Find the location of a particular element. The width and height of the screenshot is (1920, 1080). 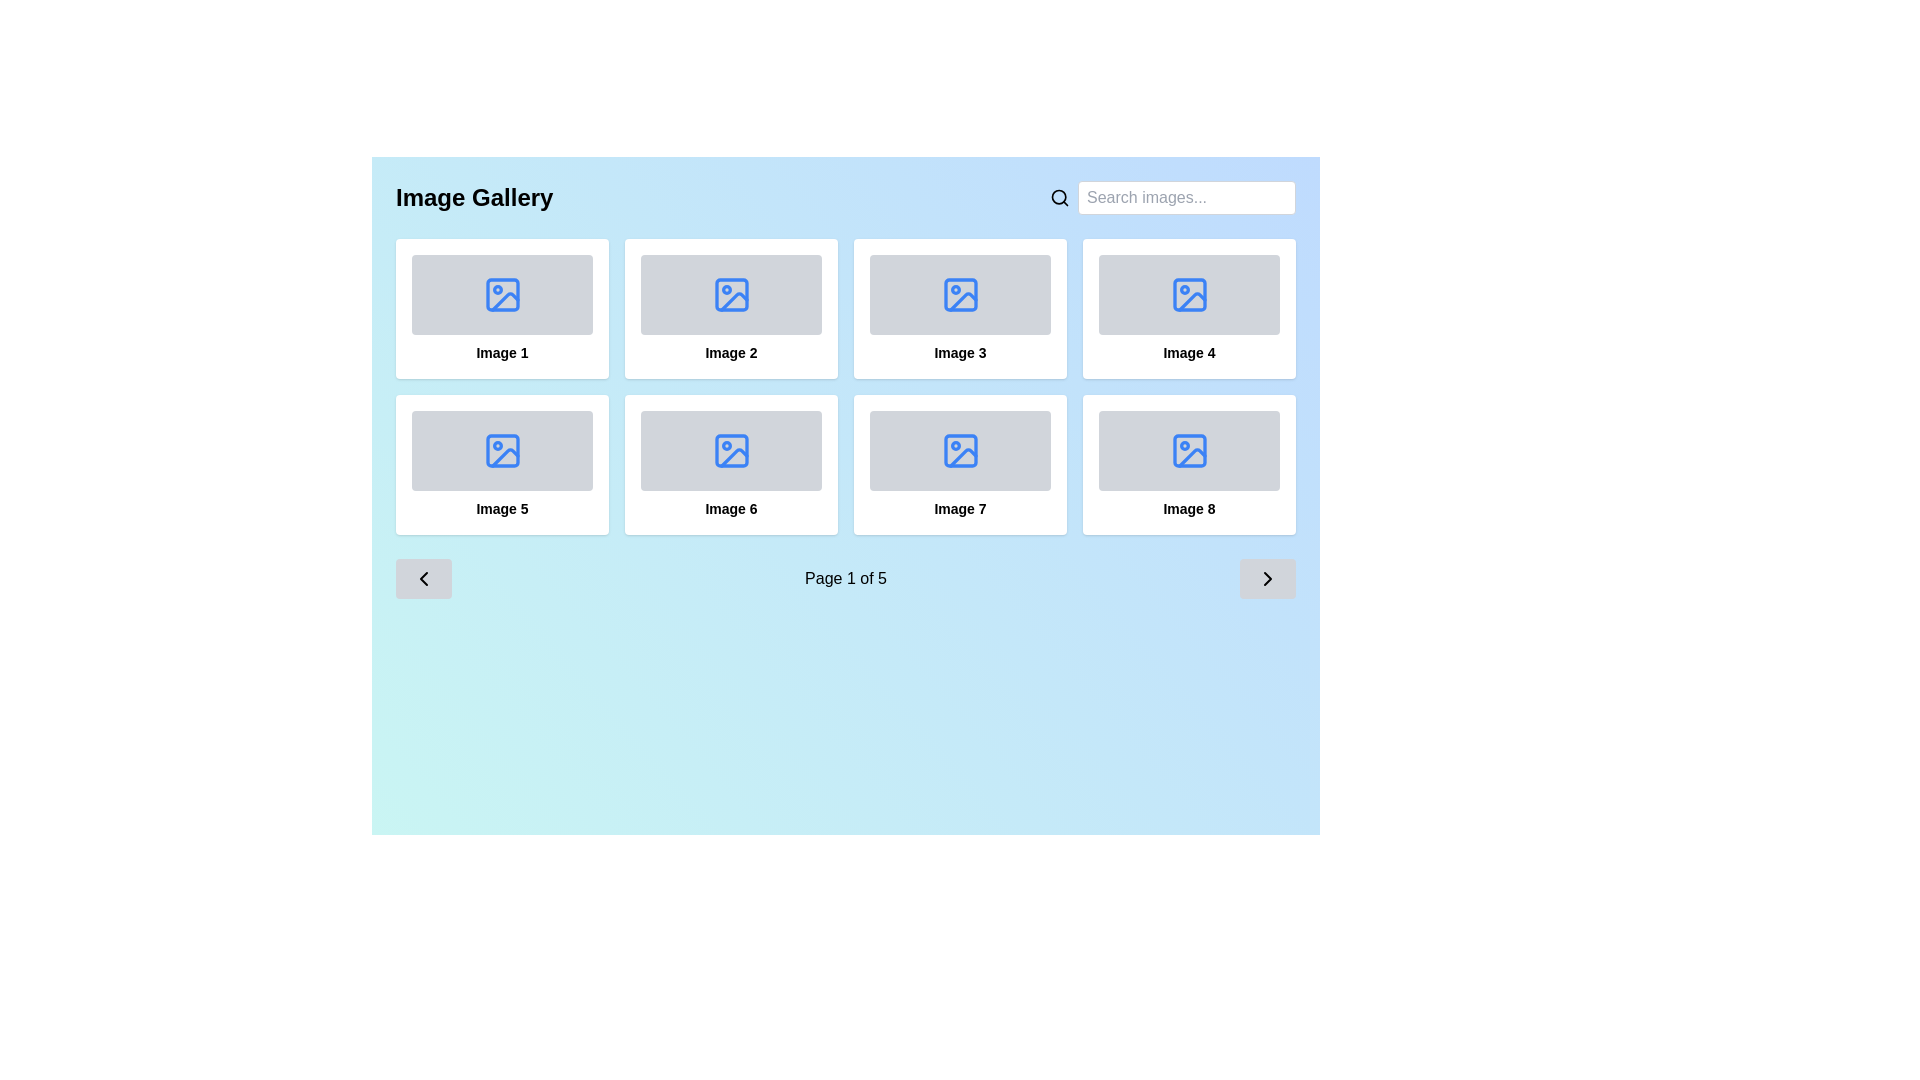

the pagination text label indicating 'Page 1 of 5', located near the bottom of the interface between two arrow buttons is located at coordinates (845, 578).